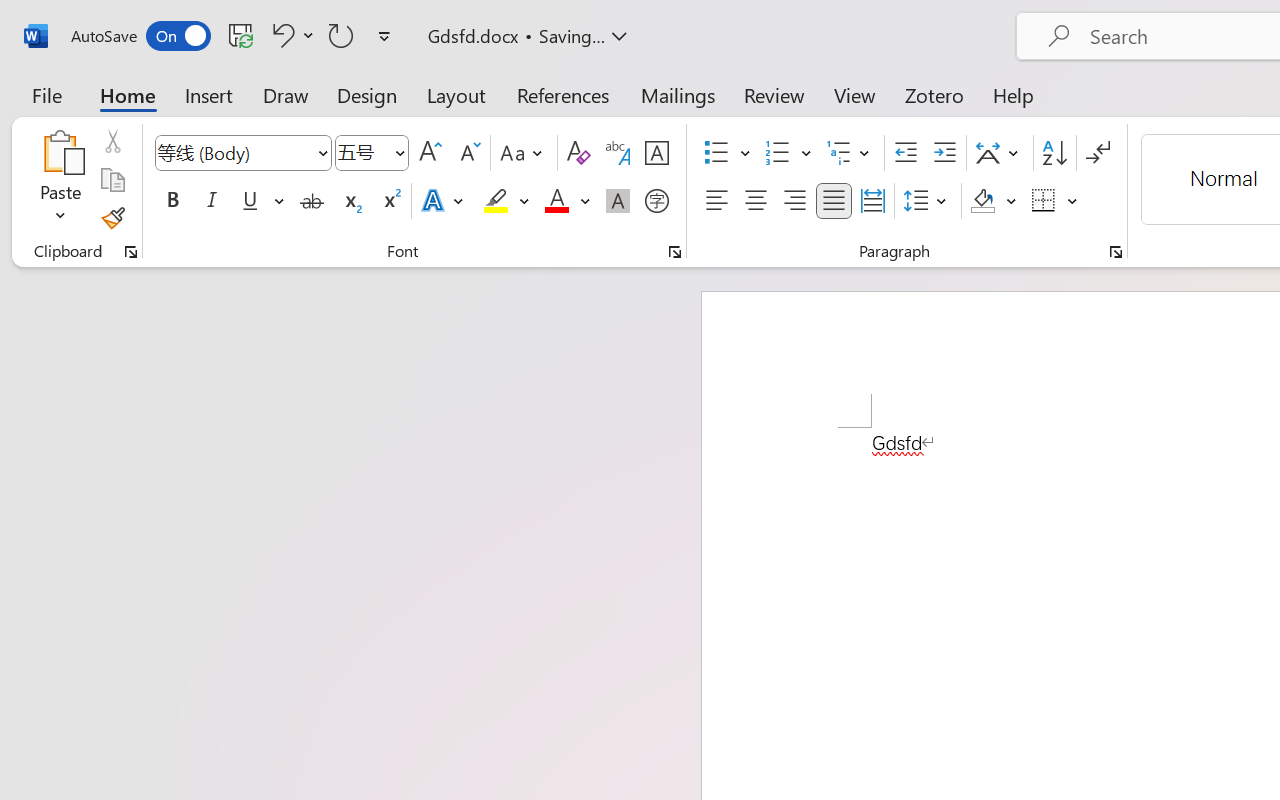 The height and width of the screenshot is (800, 1280). What do you see at coordinates (279, 34) in the screenshot?
I see `'Undo Style'` at bounding box center [279, 34].